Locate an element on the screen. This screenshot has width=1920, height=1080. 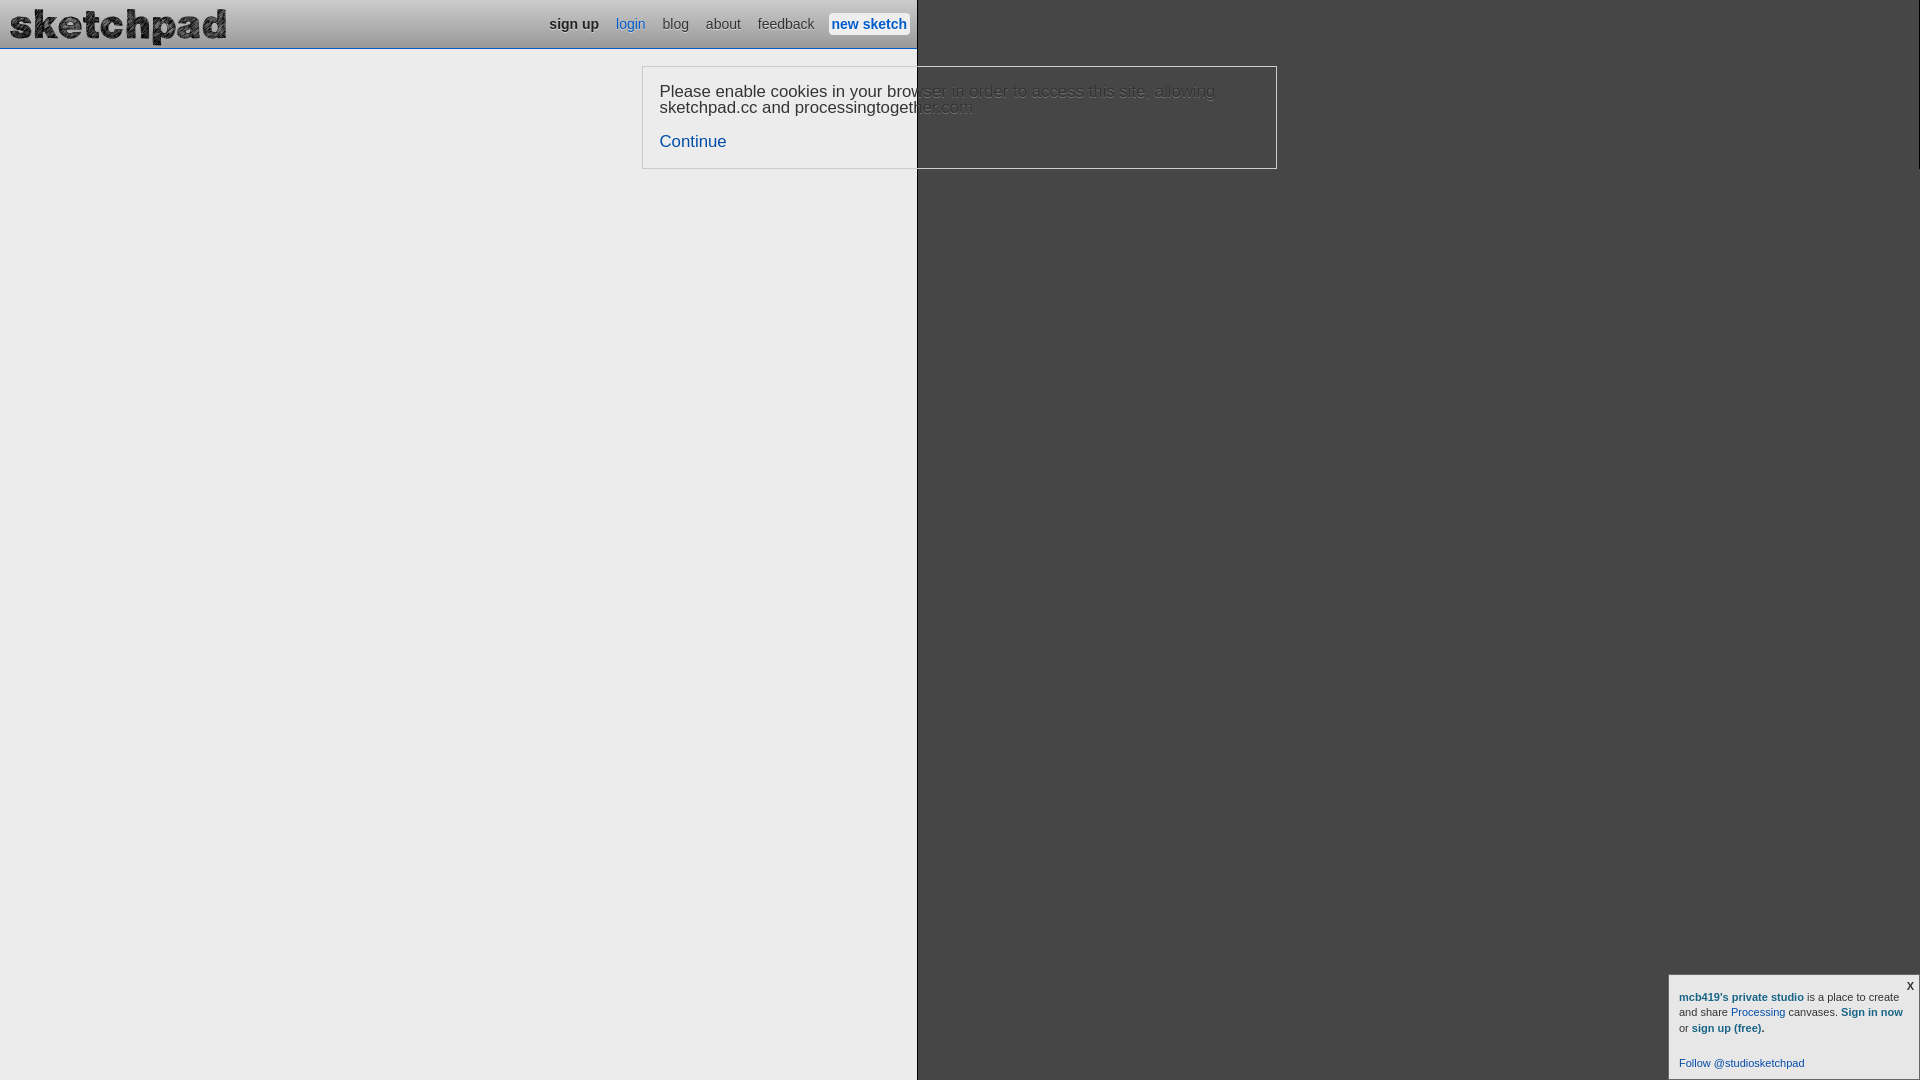
'Follow @studiosketchpad' is located at coordinates (1741, 1062).